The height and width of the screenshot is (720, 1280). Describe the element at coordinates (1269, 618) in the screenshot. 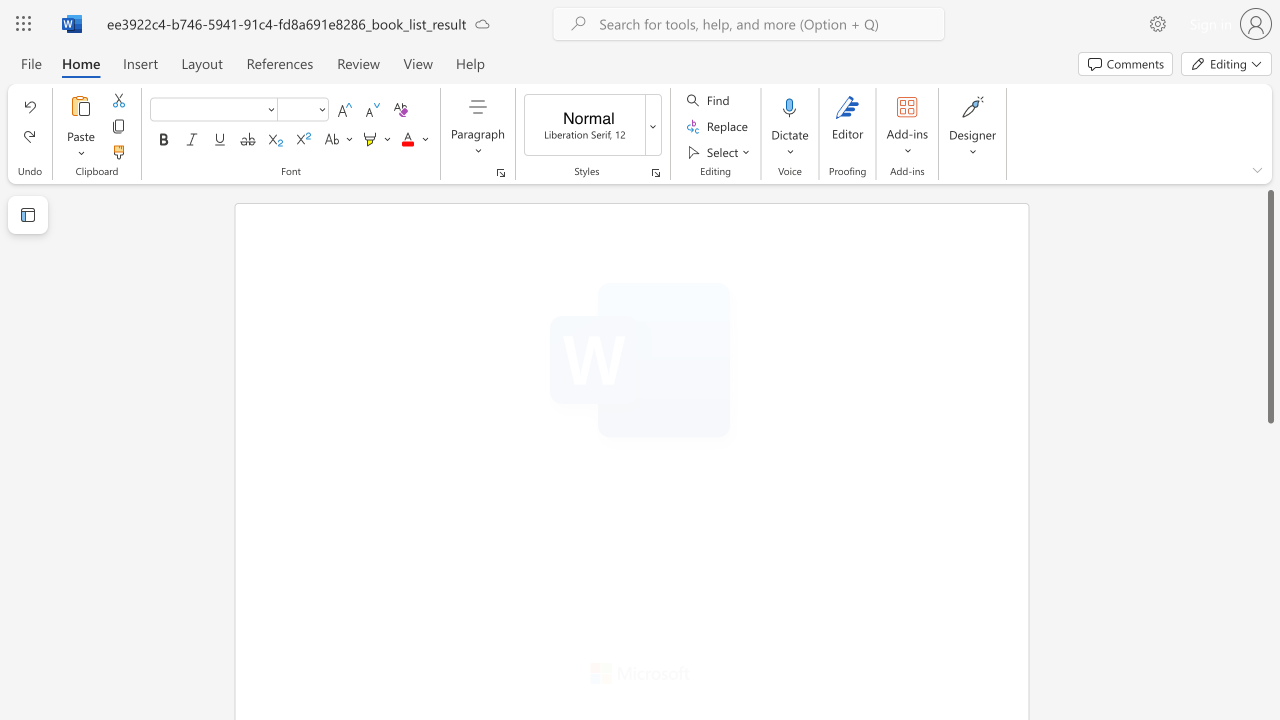

I see `the scrollbar on the right to move the page downward` at that location.